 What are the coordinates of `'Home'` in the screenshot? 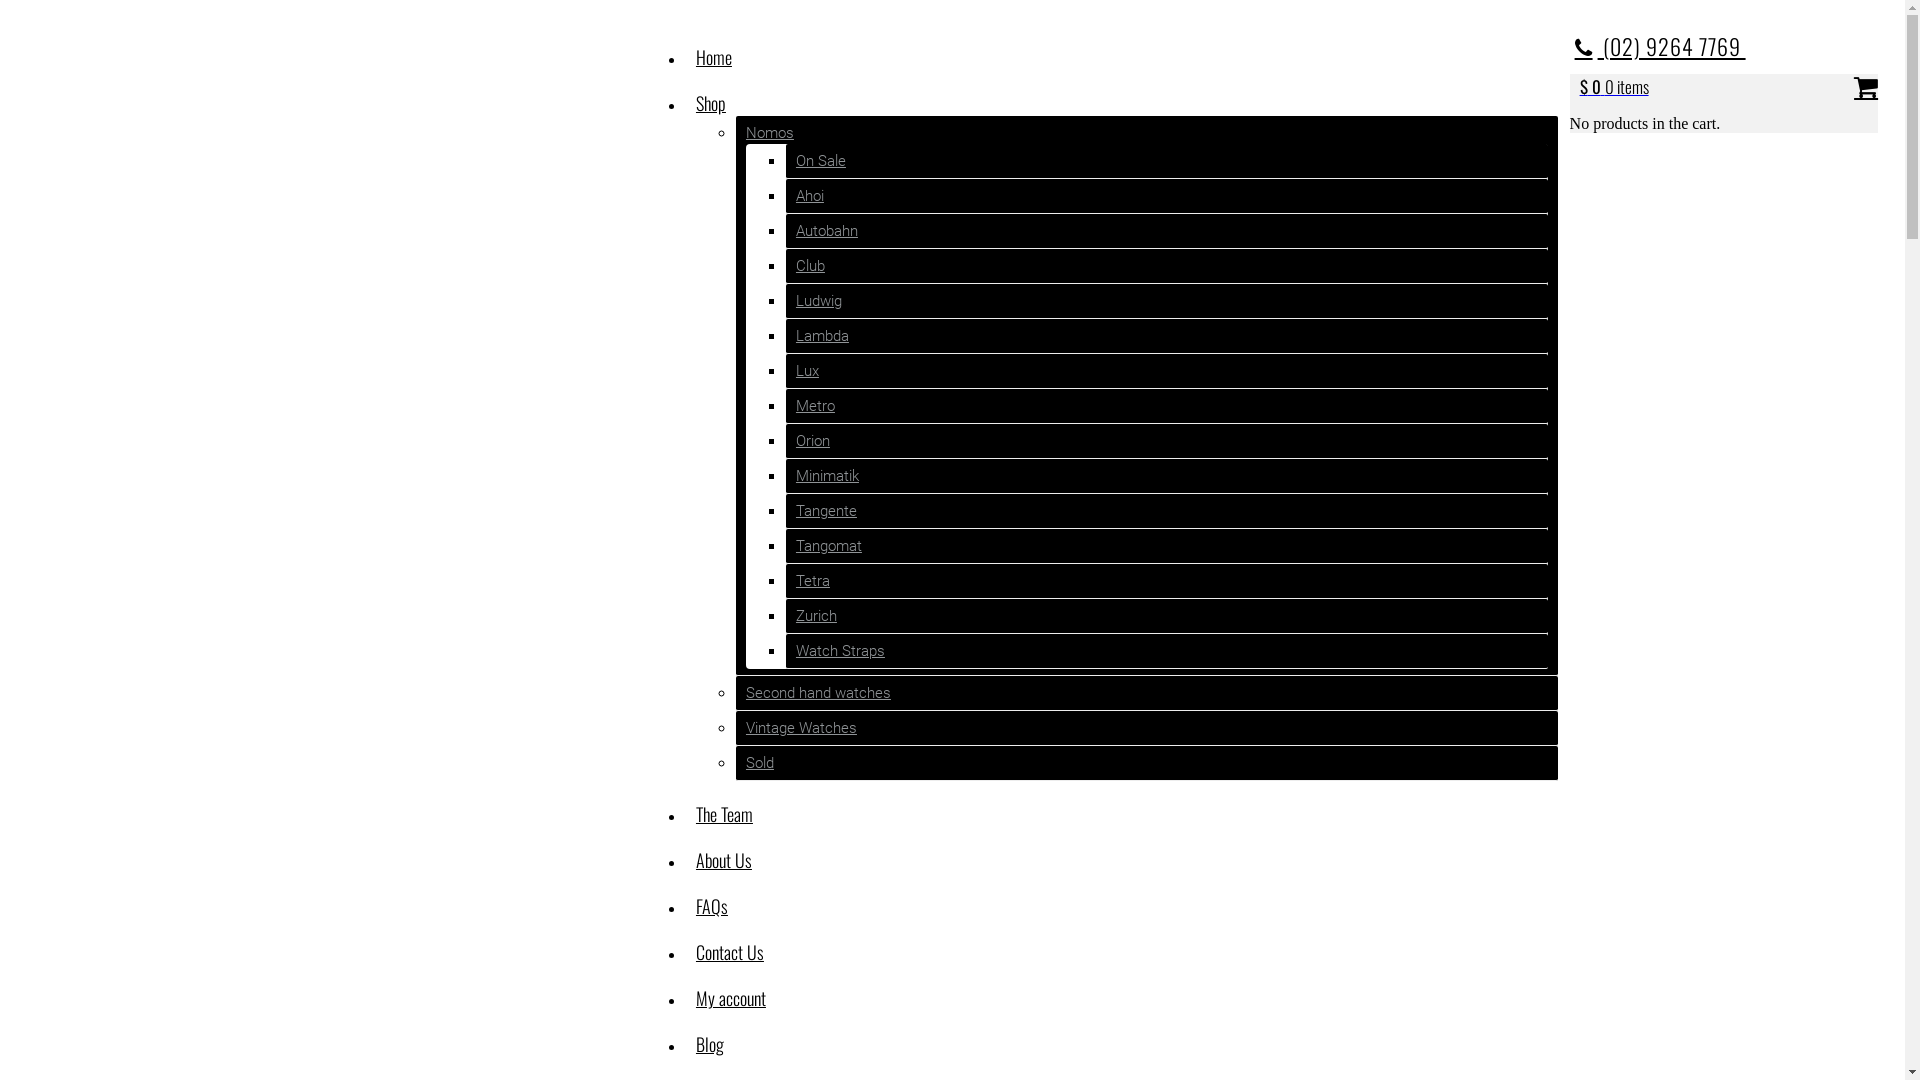 It's located at (714, 56).